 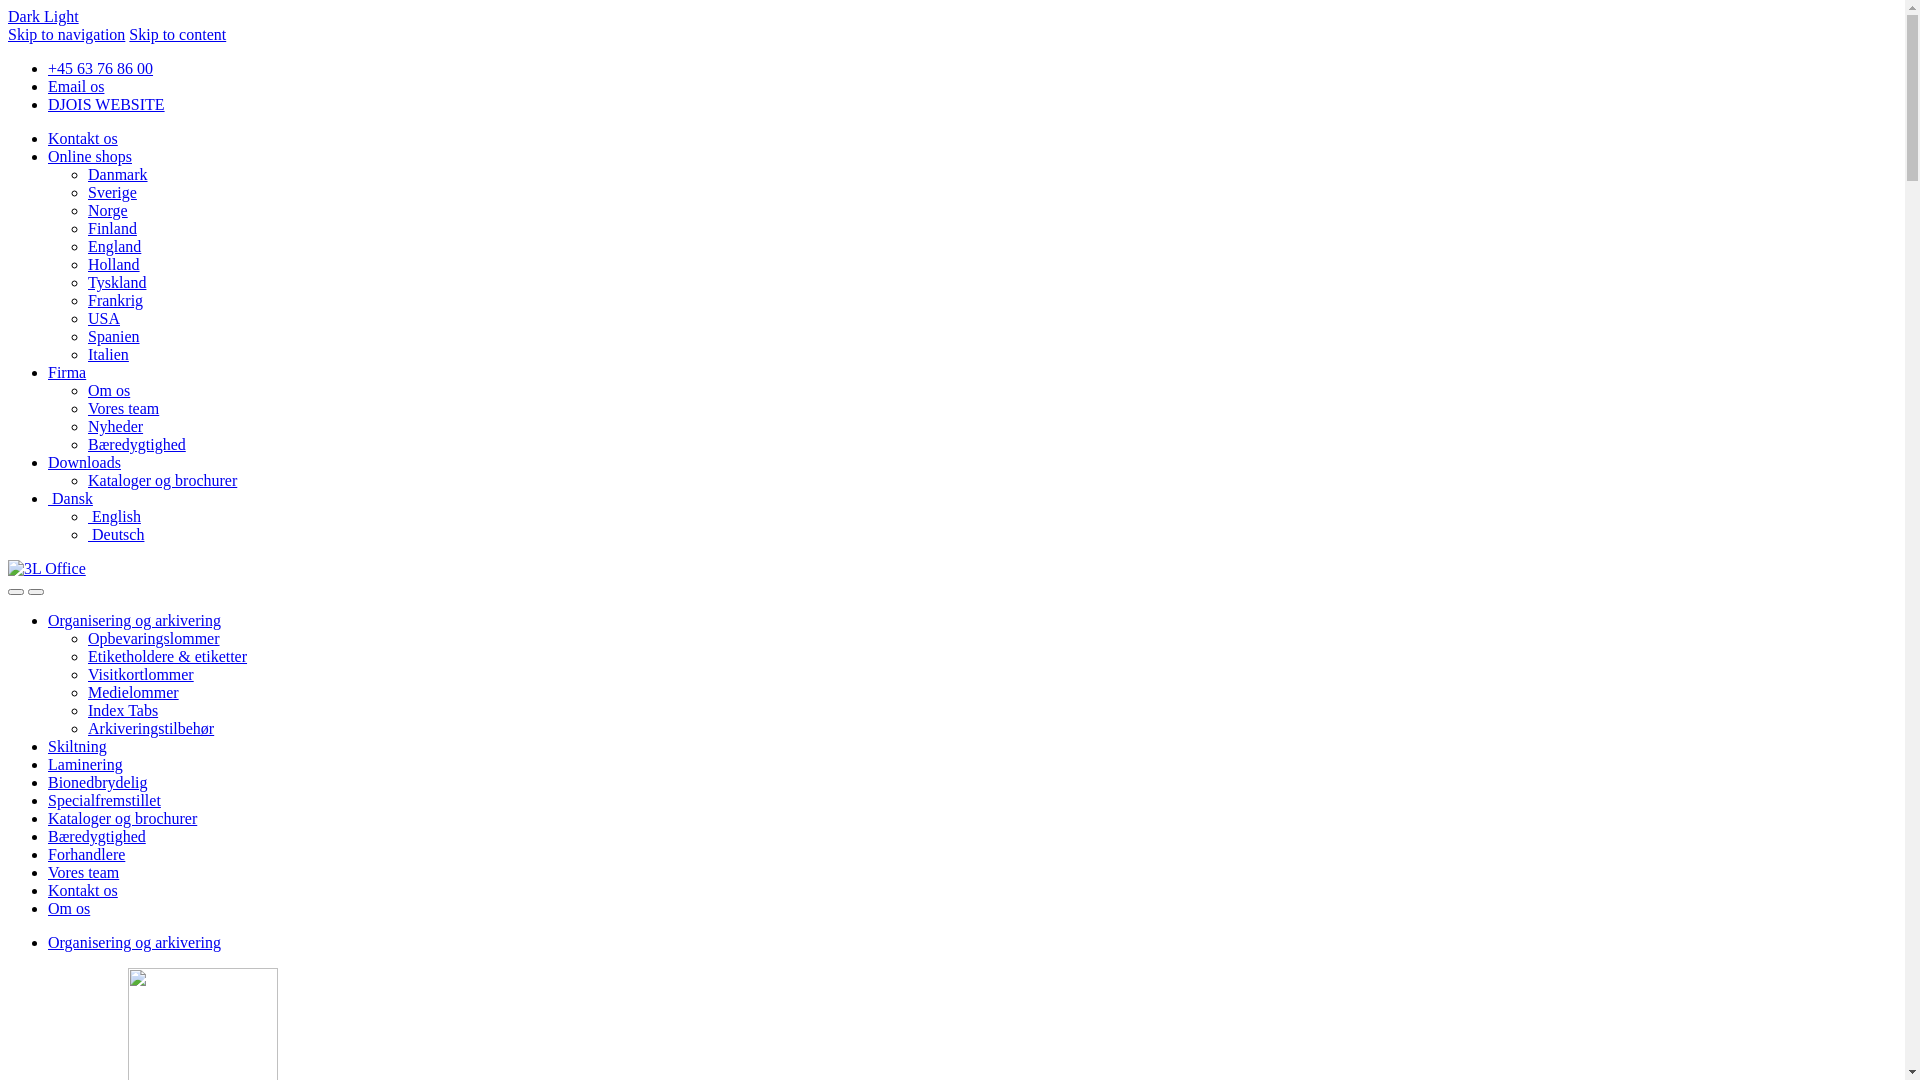 I want to click on 'Kataloger og brochurer', so click(x=121, y=818).